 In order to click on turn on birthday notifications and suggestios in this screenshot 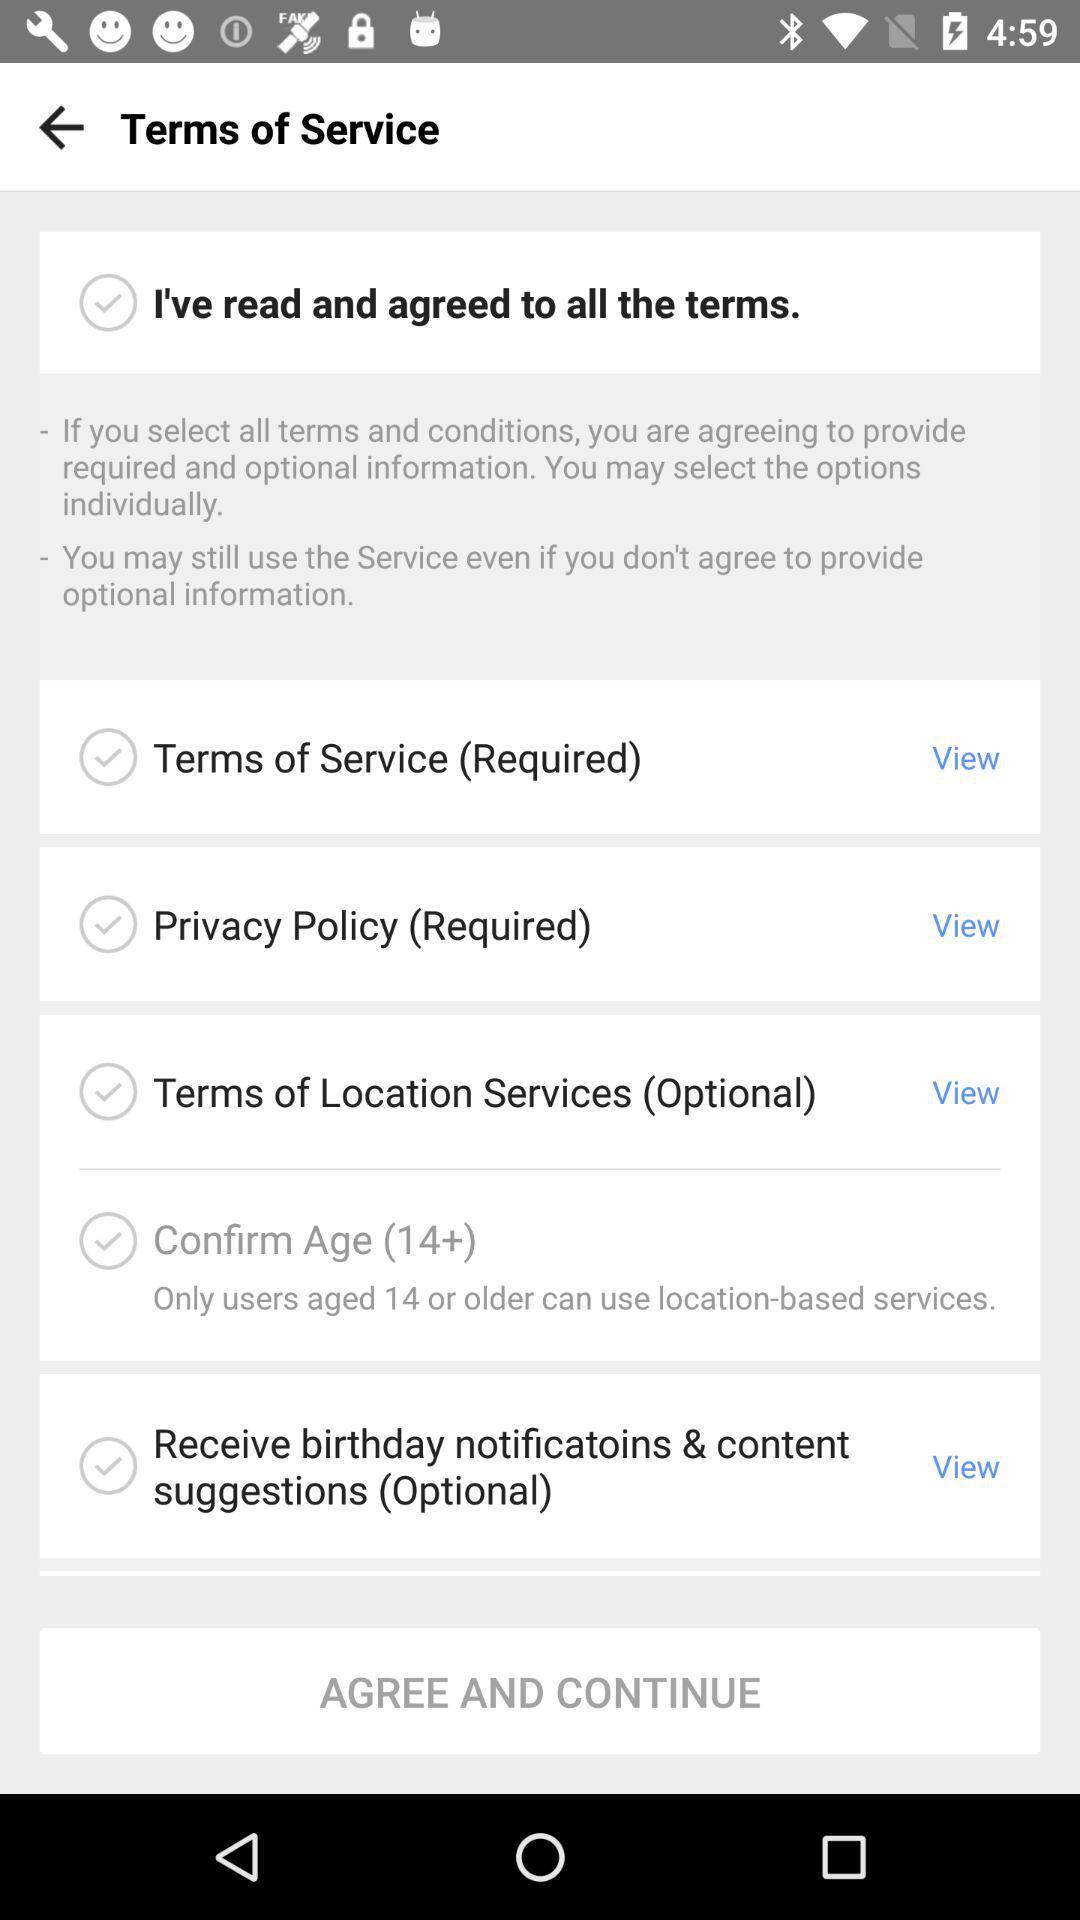, I will do `click(108, 1465)`.